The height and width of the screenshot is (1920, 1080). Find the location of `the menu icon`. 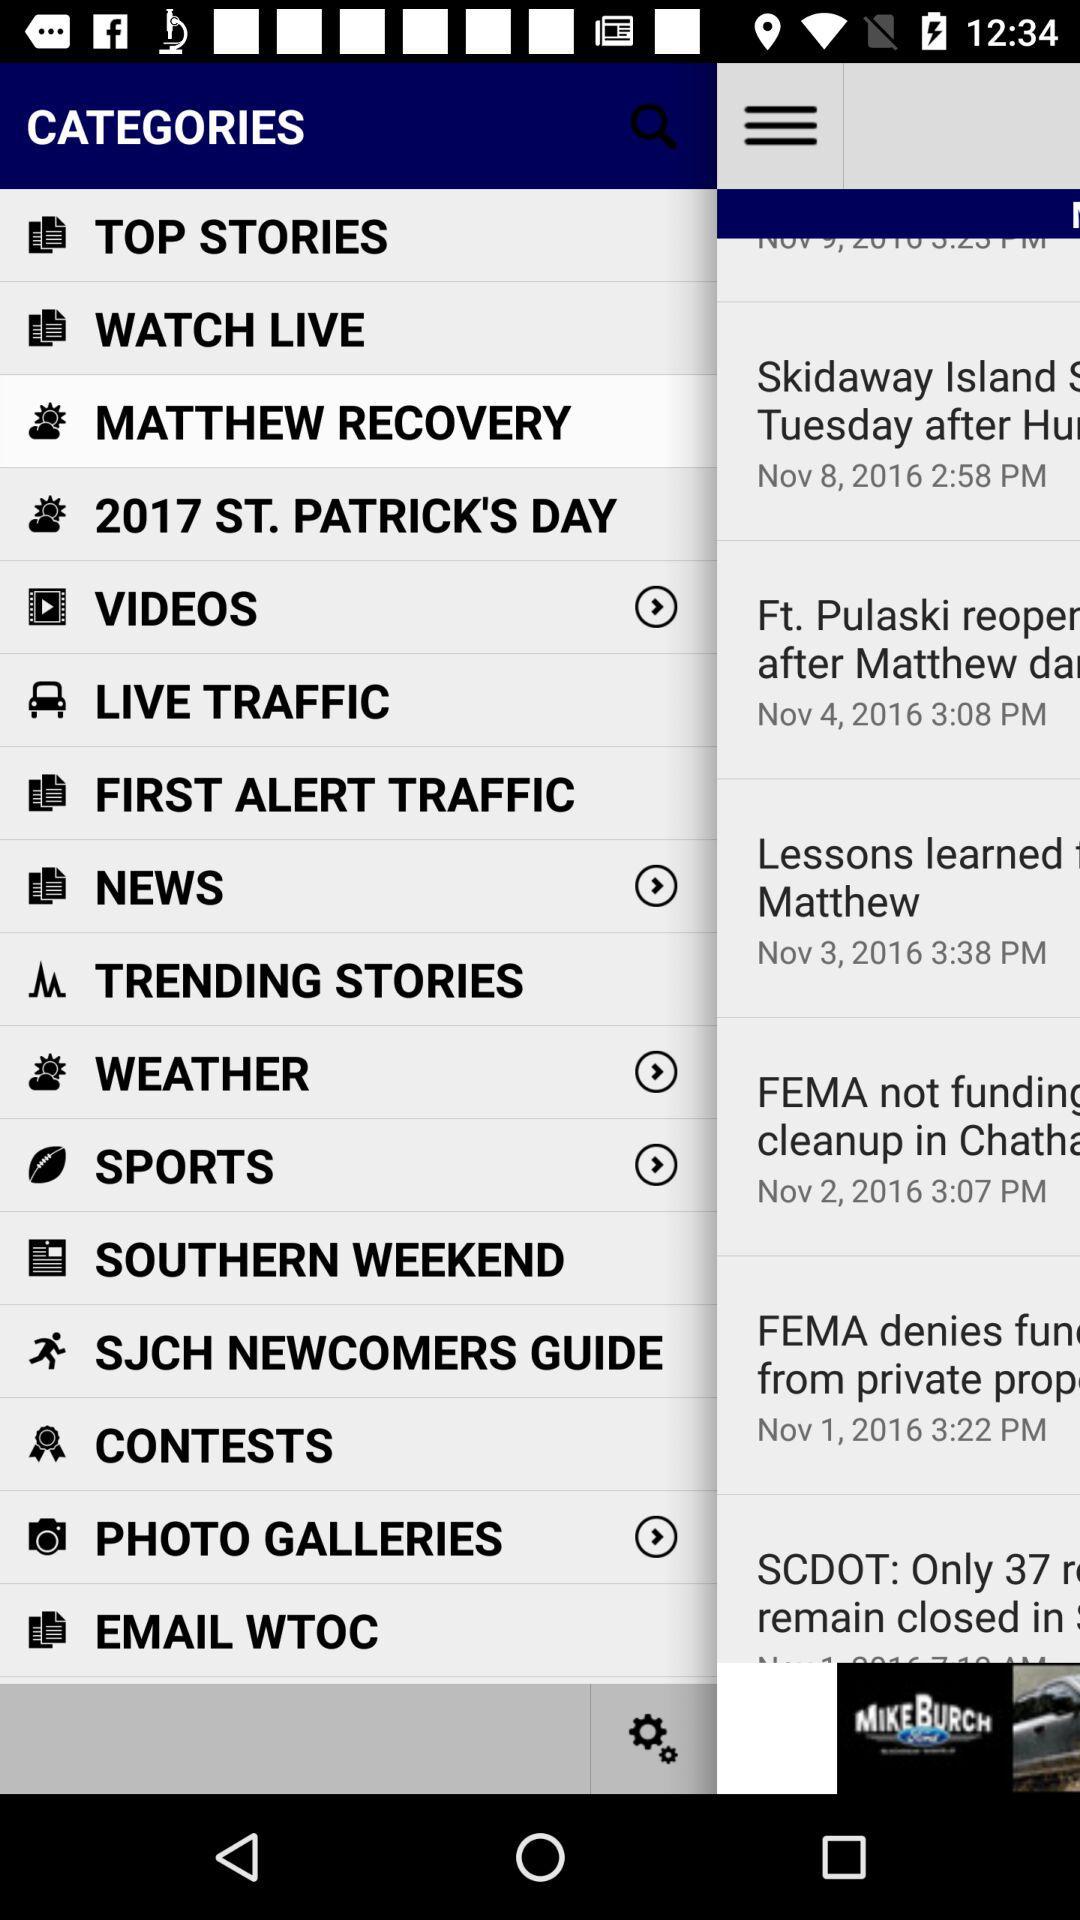

the menu icon is located at coordinates (778, 124).